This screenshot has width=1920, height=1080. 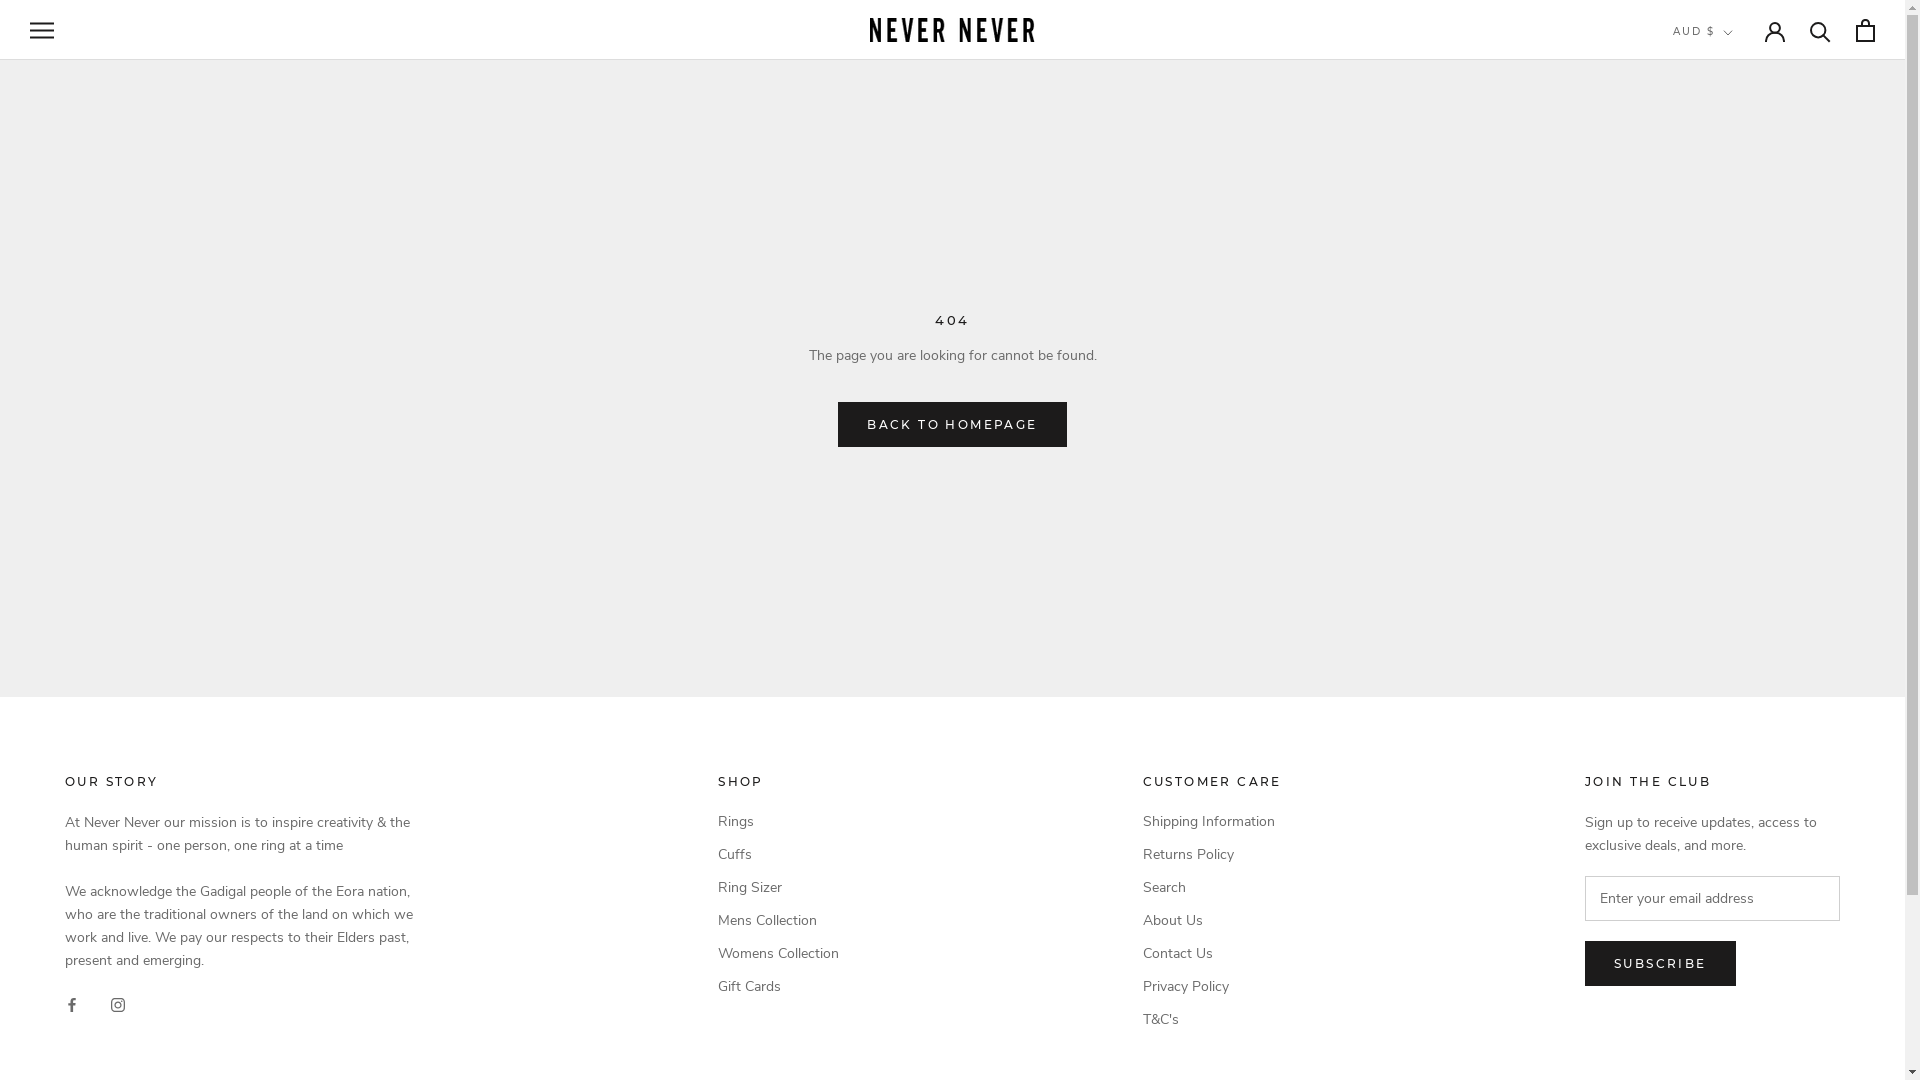 What do you see at coordinates (1660, 962) in the screenshot?
I see `'SUBSCRIBE'` at bounding box center [1660, 962].